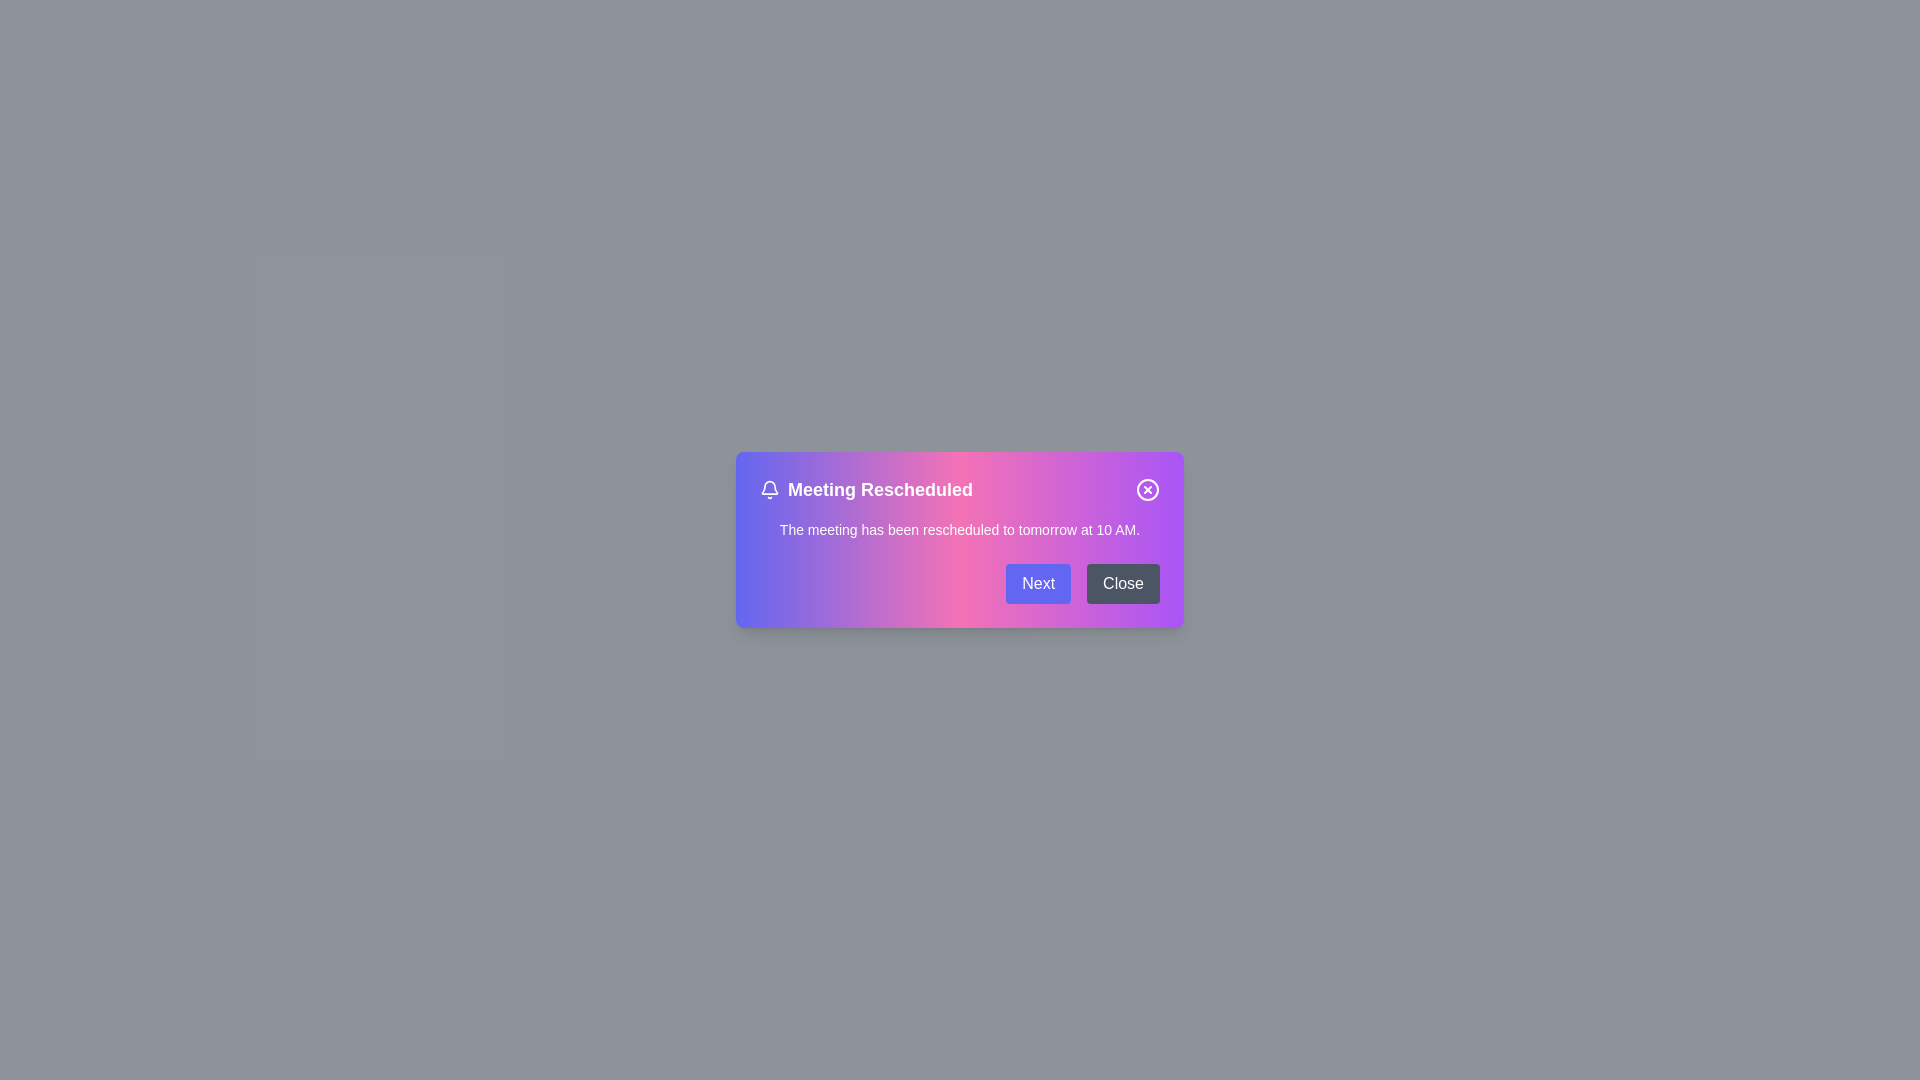  Describe the element at coordinates (1123, 583) in the screenshot. I see `the 'Close' button to close the notification dialog` at that location.